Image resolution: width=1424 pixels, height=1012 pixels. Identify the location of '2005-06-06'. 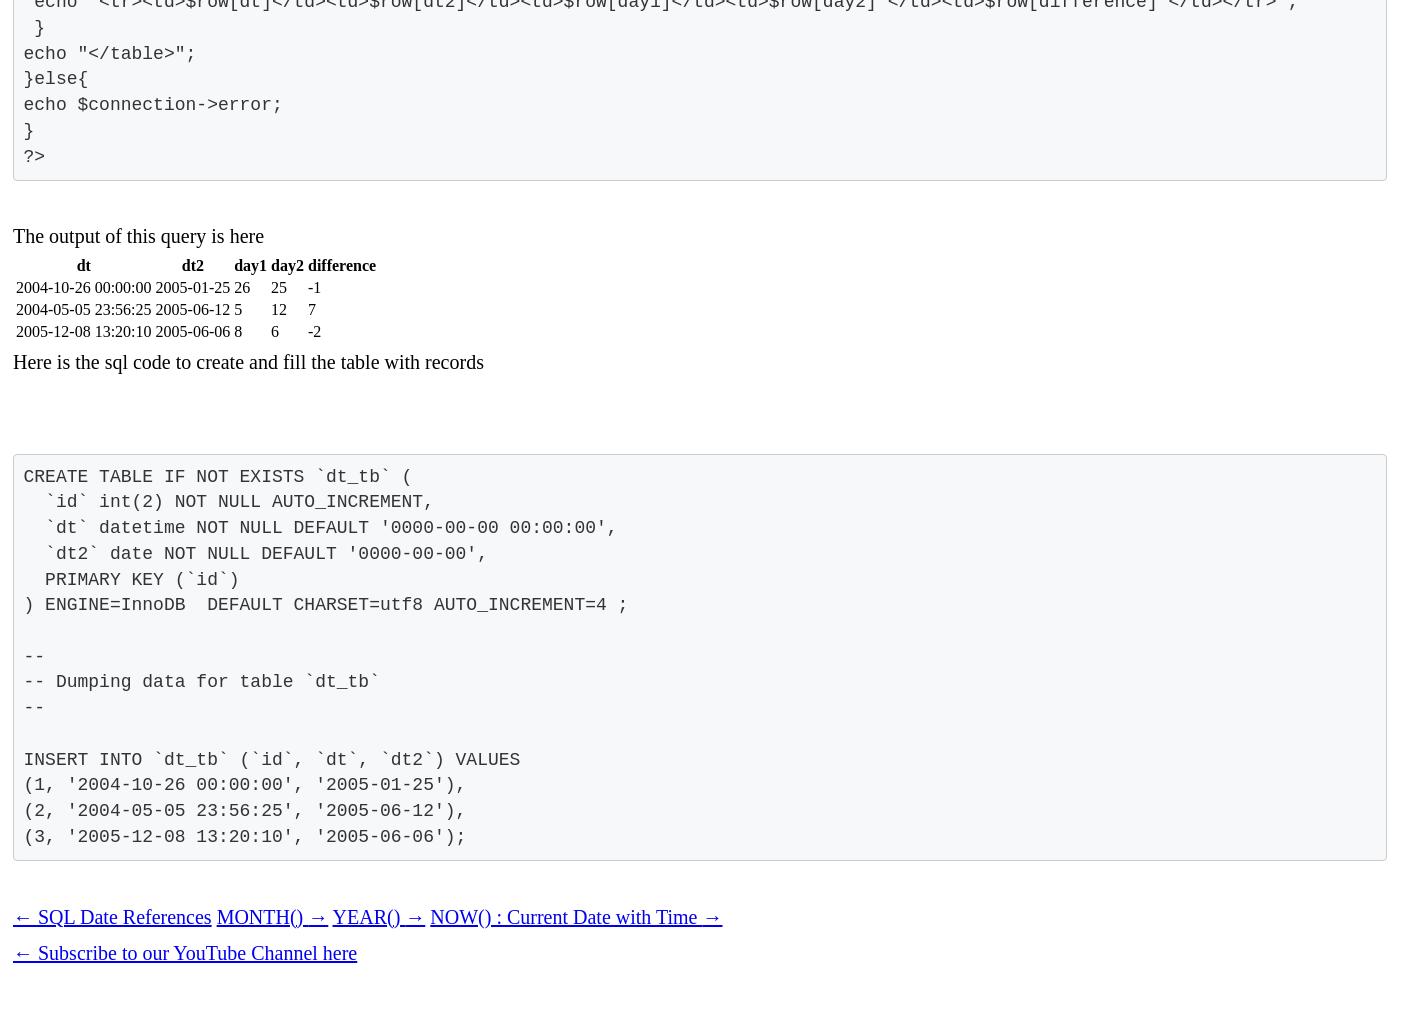
(191, 330).